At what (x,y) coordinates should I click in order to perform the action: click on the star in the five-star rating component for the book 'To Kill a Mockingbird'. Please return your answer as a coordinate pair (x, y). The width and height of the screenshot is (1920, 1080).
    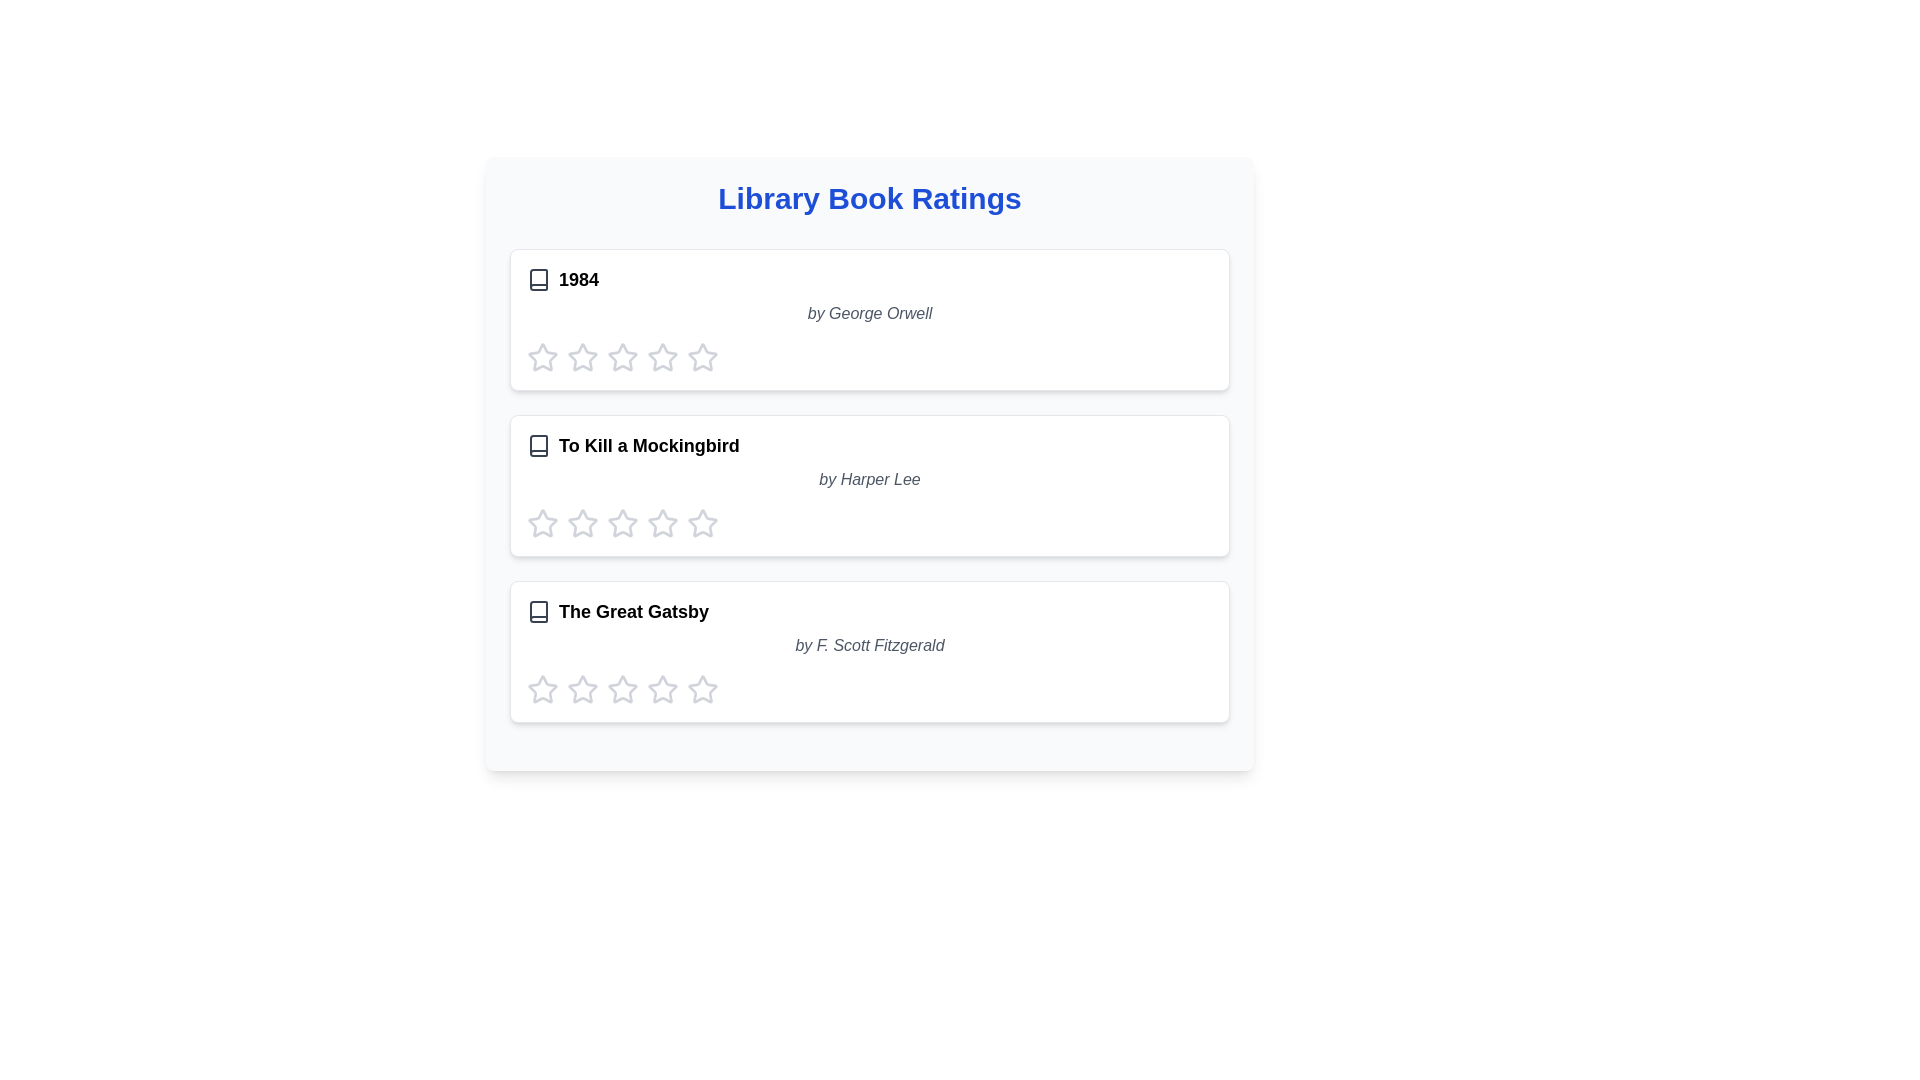
    Looking at the image, I should click on (869, 523).